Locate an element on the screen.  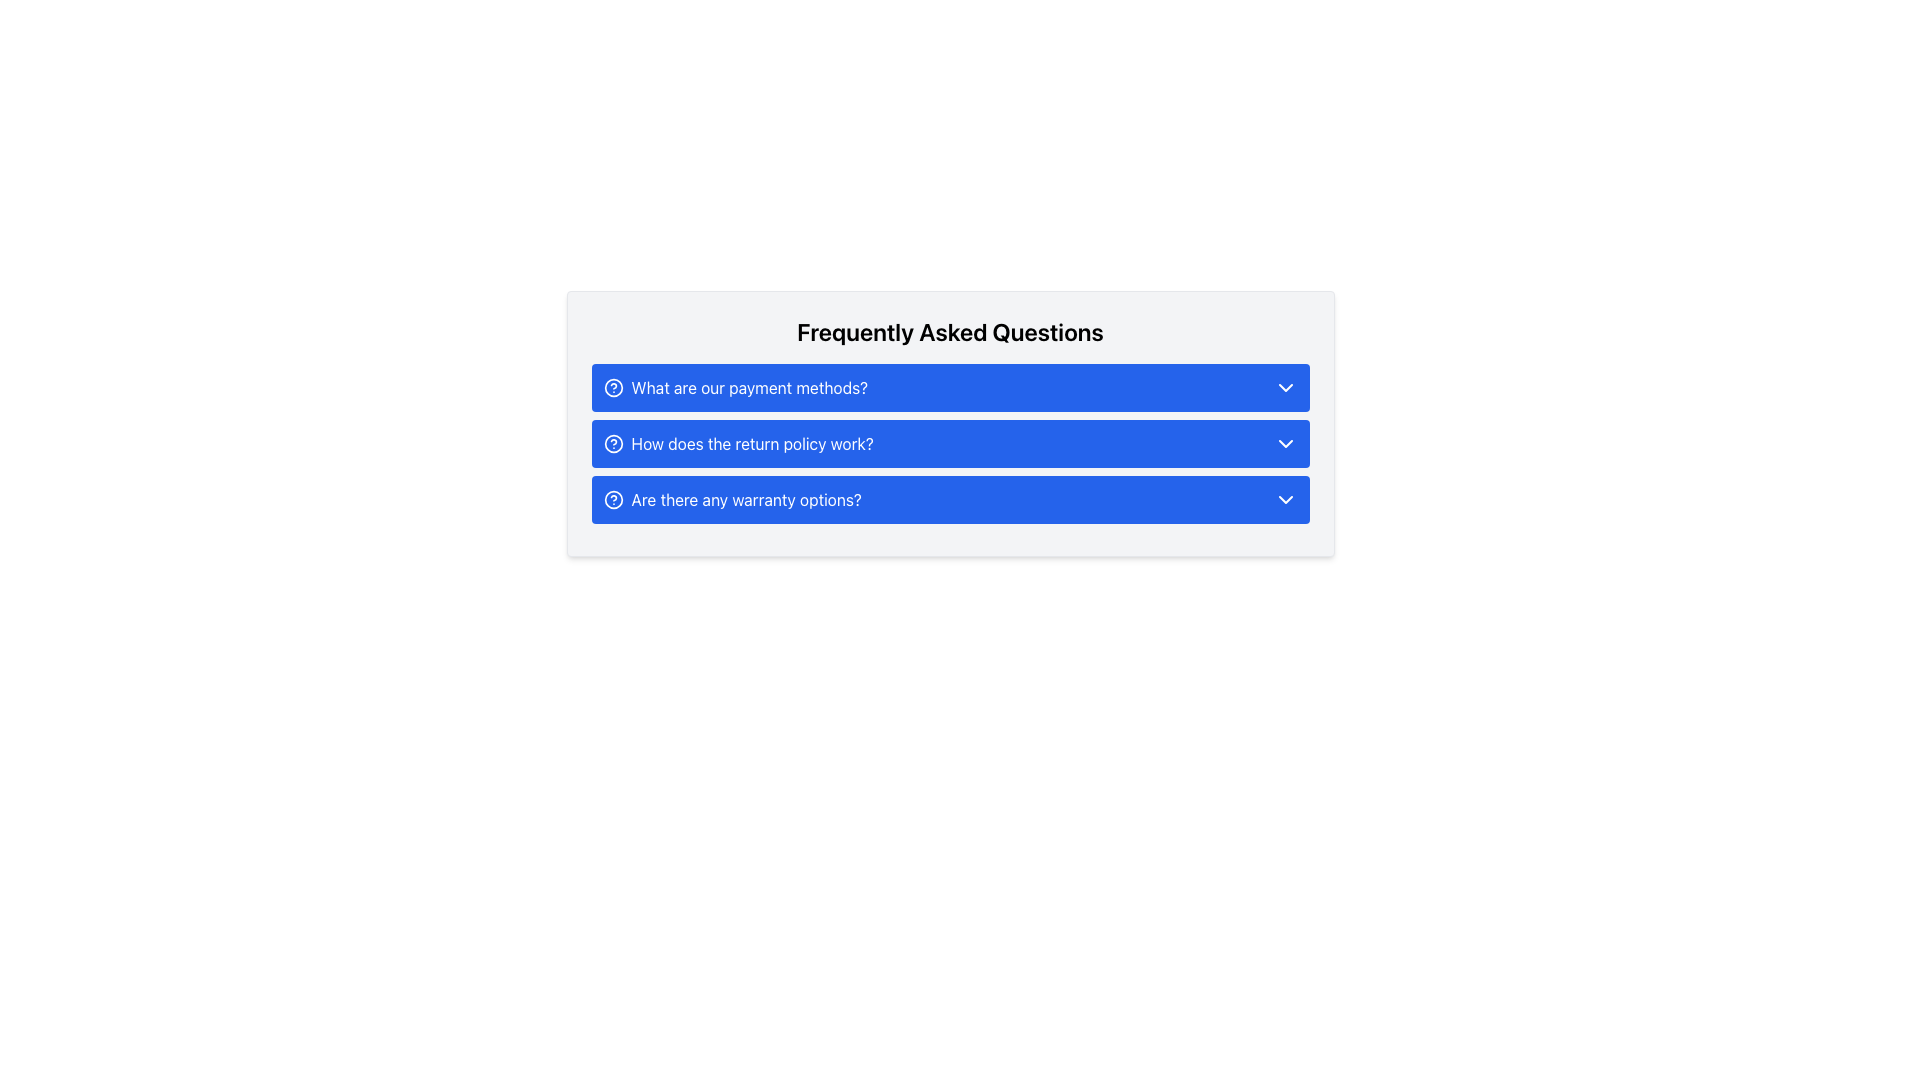
the text label 'How does the return policy work?' styled in white text on a blue background is located at coordinates (751, 442).